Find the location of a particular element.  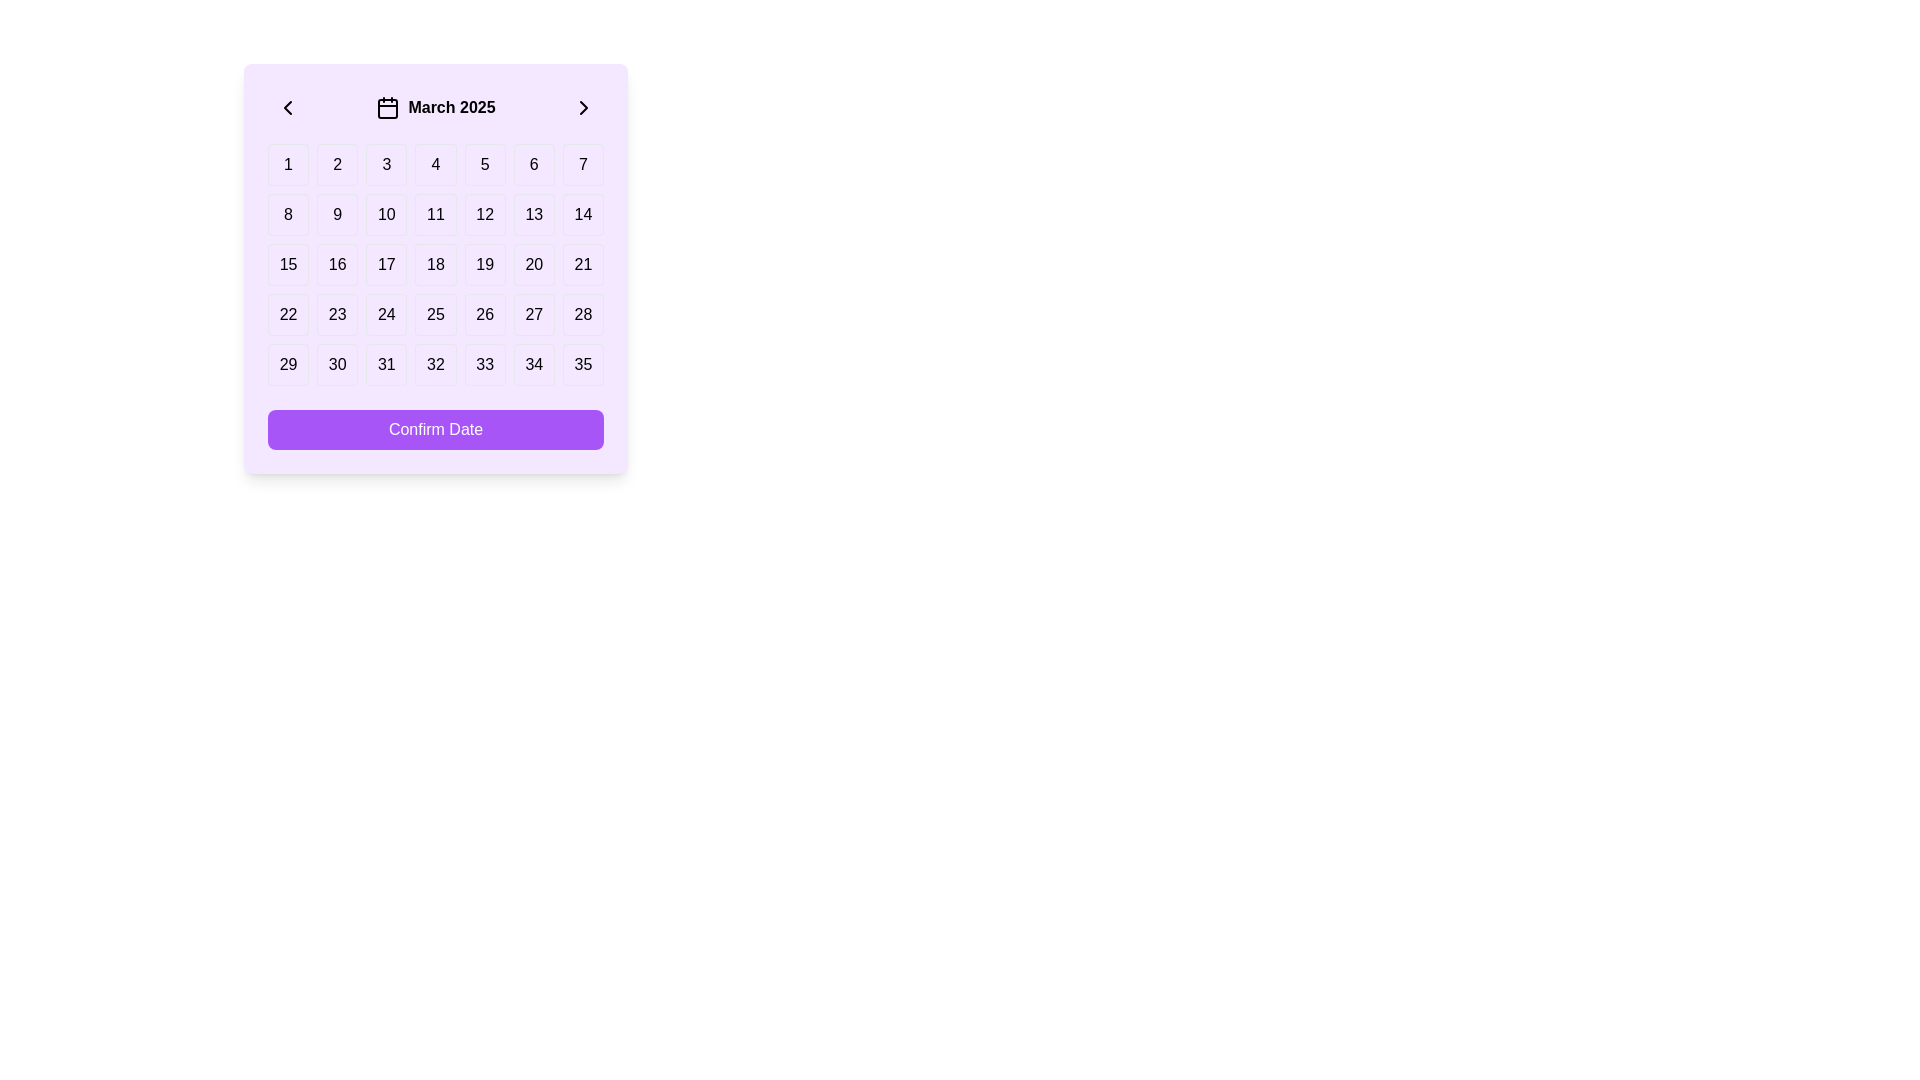

the selectable date button in the calendar interface located under the 'March 2025' header is located at coordinates (287, 315).